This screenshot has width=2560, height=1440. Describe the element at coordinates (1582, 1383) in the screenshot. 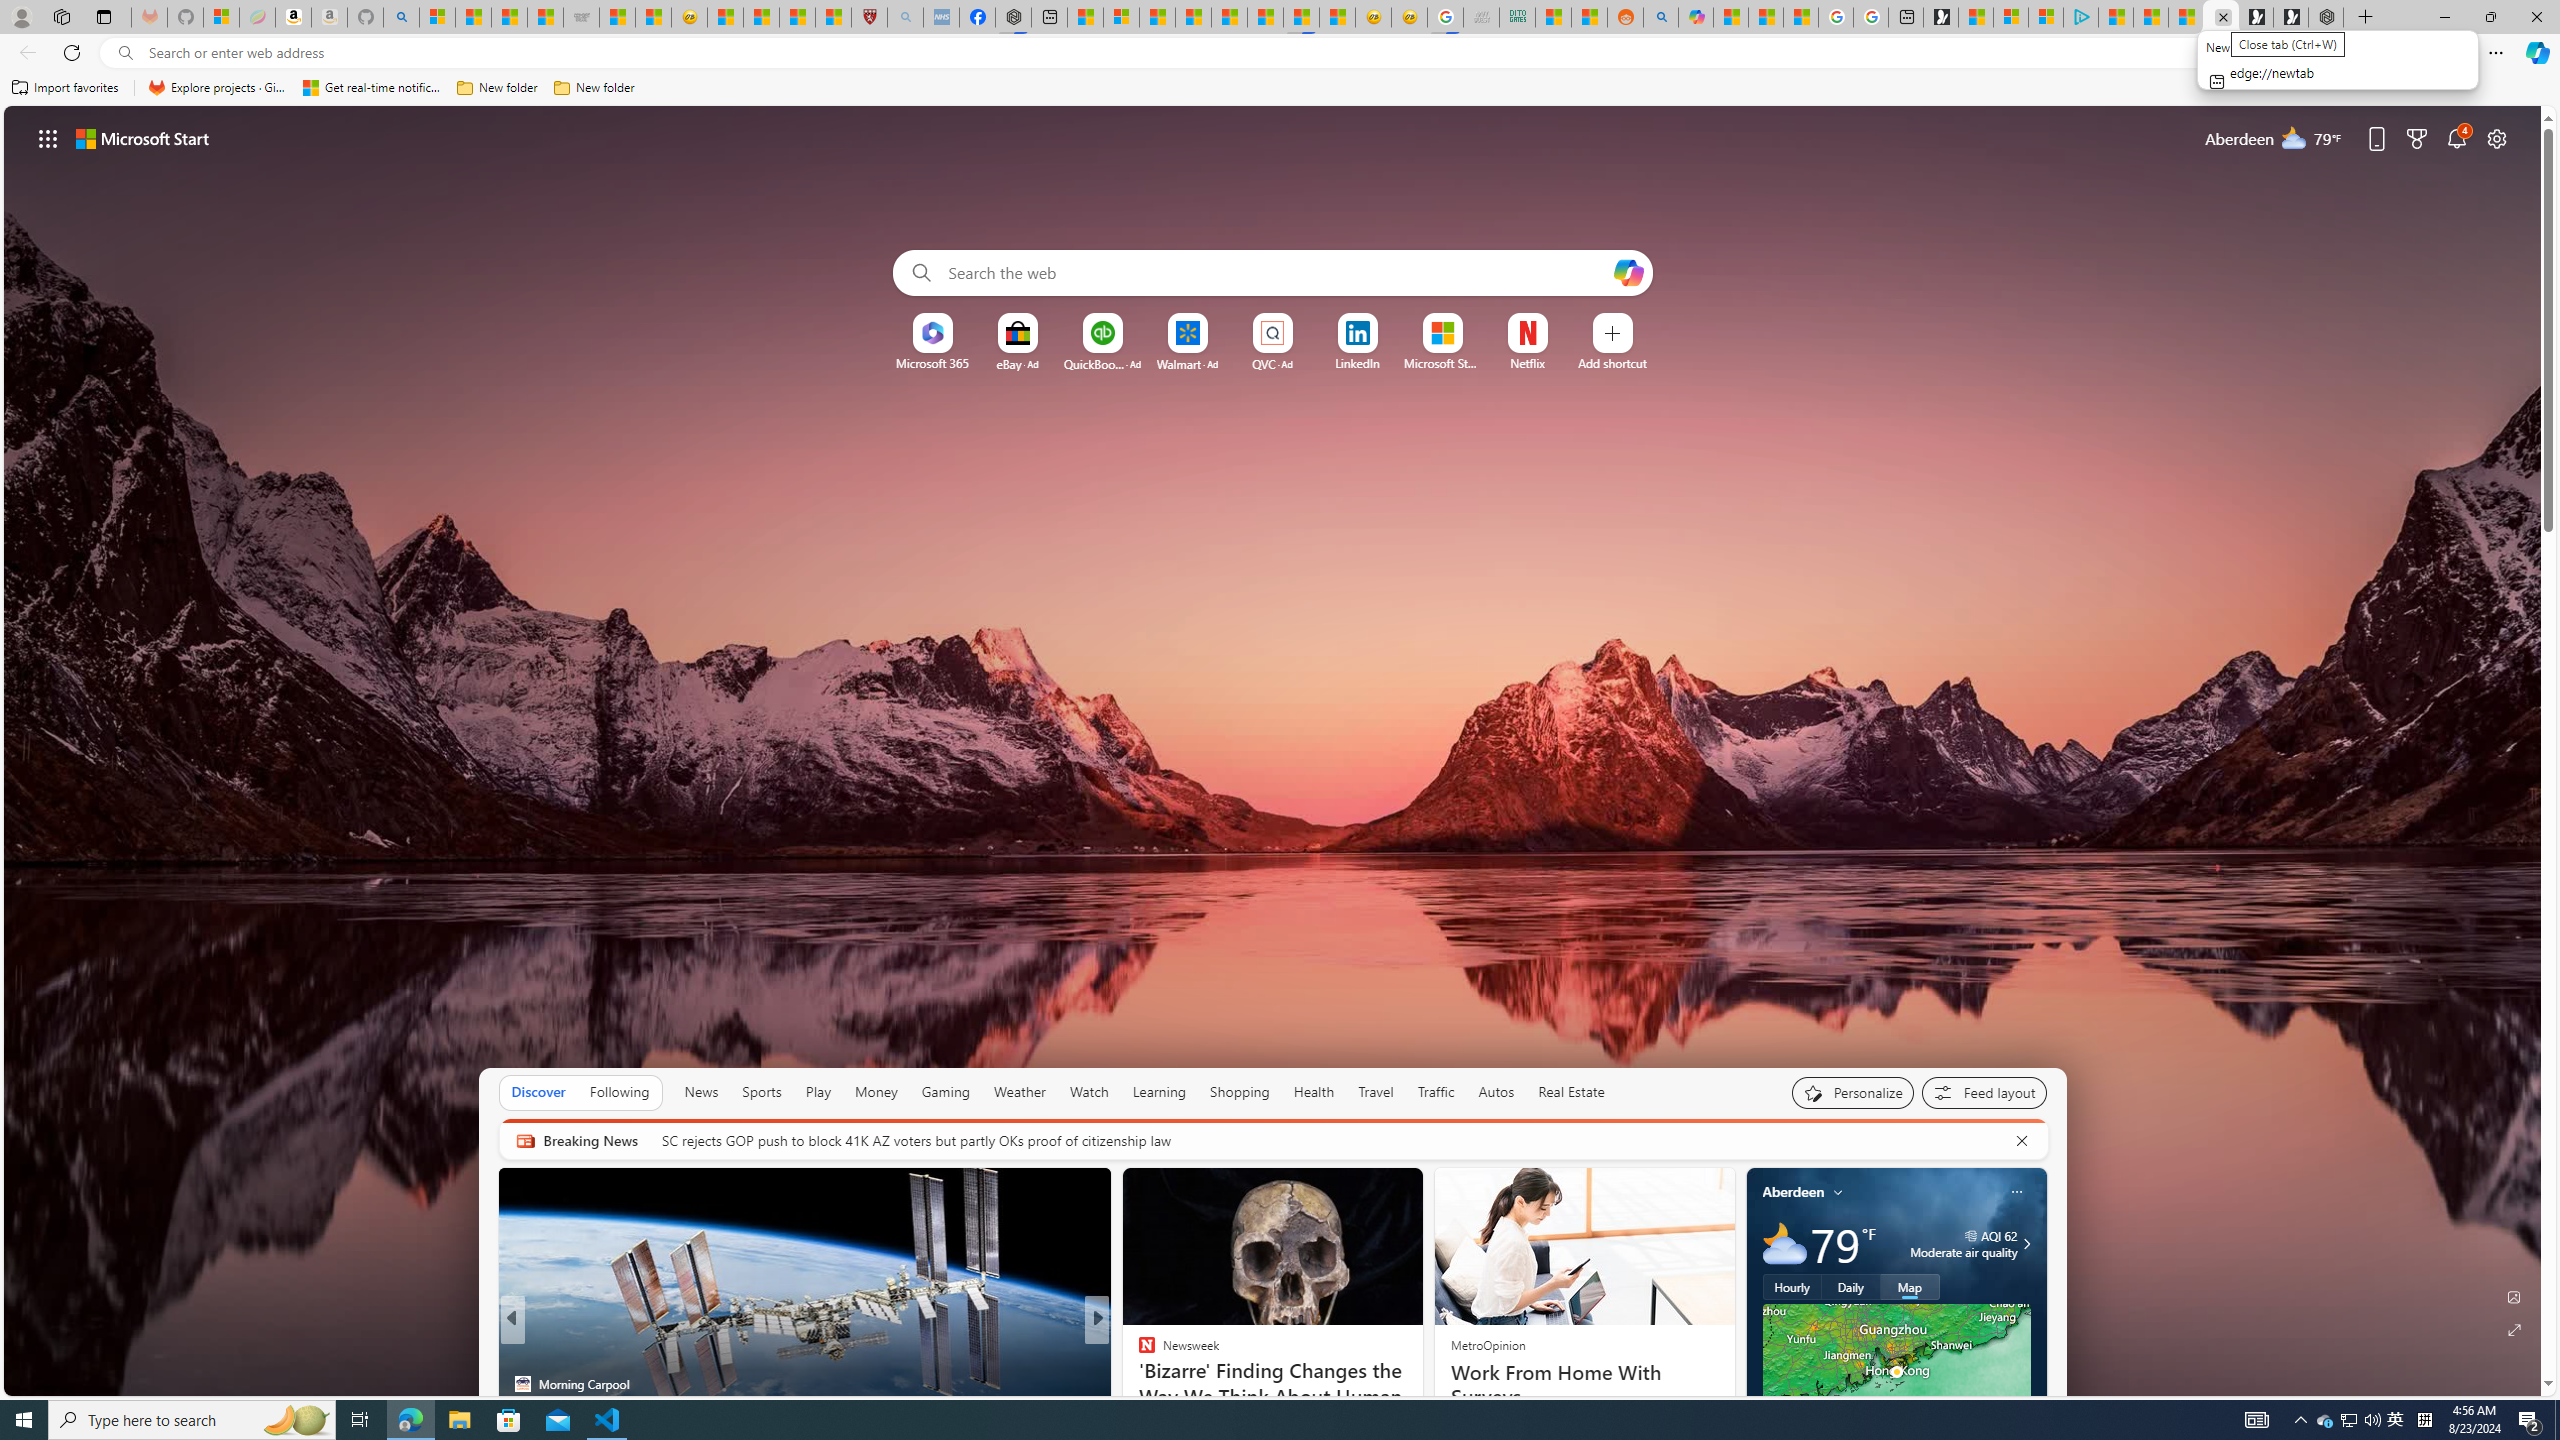

I see `'Work From Home With Surveys'` at that location.